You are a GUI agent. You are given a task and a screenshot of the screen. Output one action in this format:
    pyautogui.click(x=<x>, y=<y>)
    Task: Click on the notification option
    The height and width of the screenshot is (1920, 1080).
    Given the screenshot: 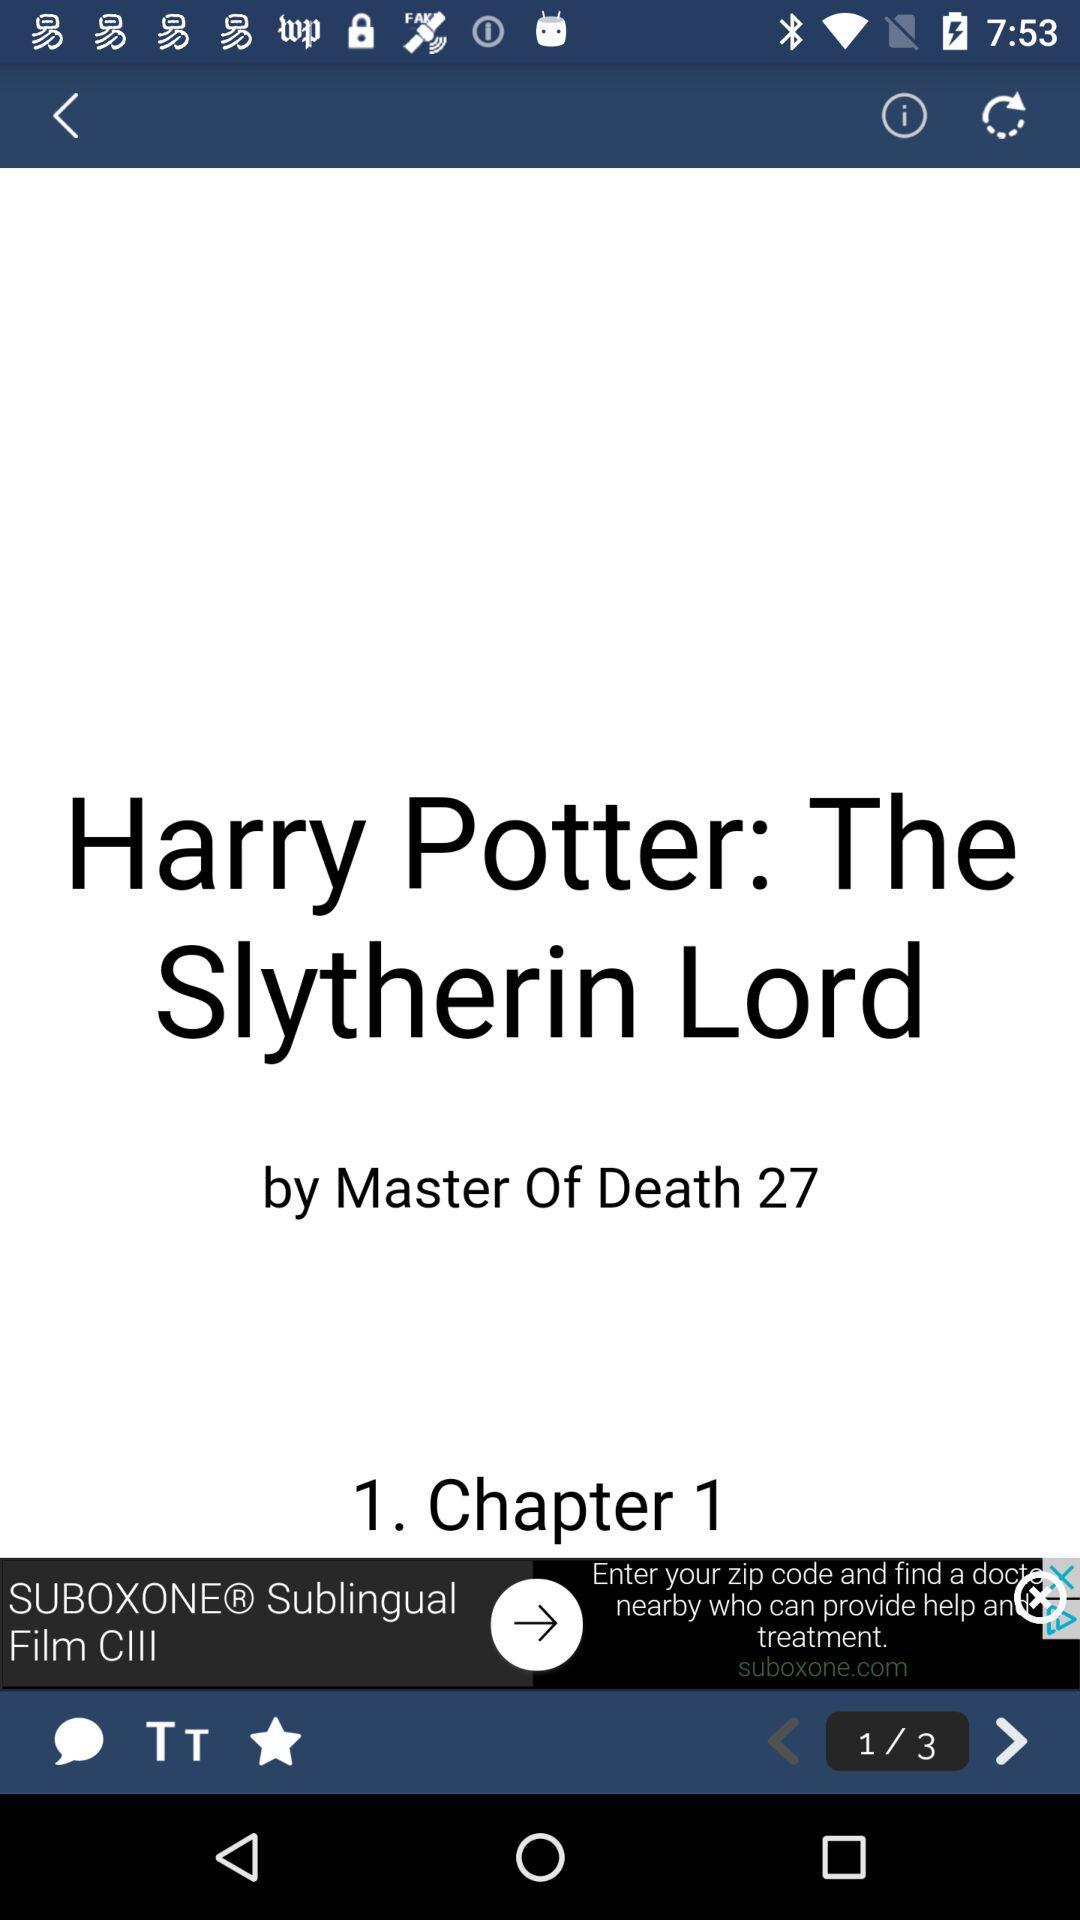 What is the action you would take?
    pyautogui.click(x=890, y=114)
    